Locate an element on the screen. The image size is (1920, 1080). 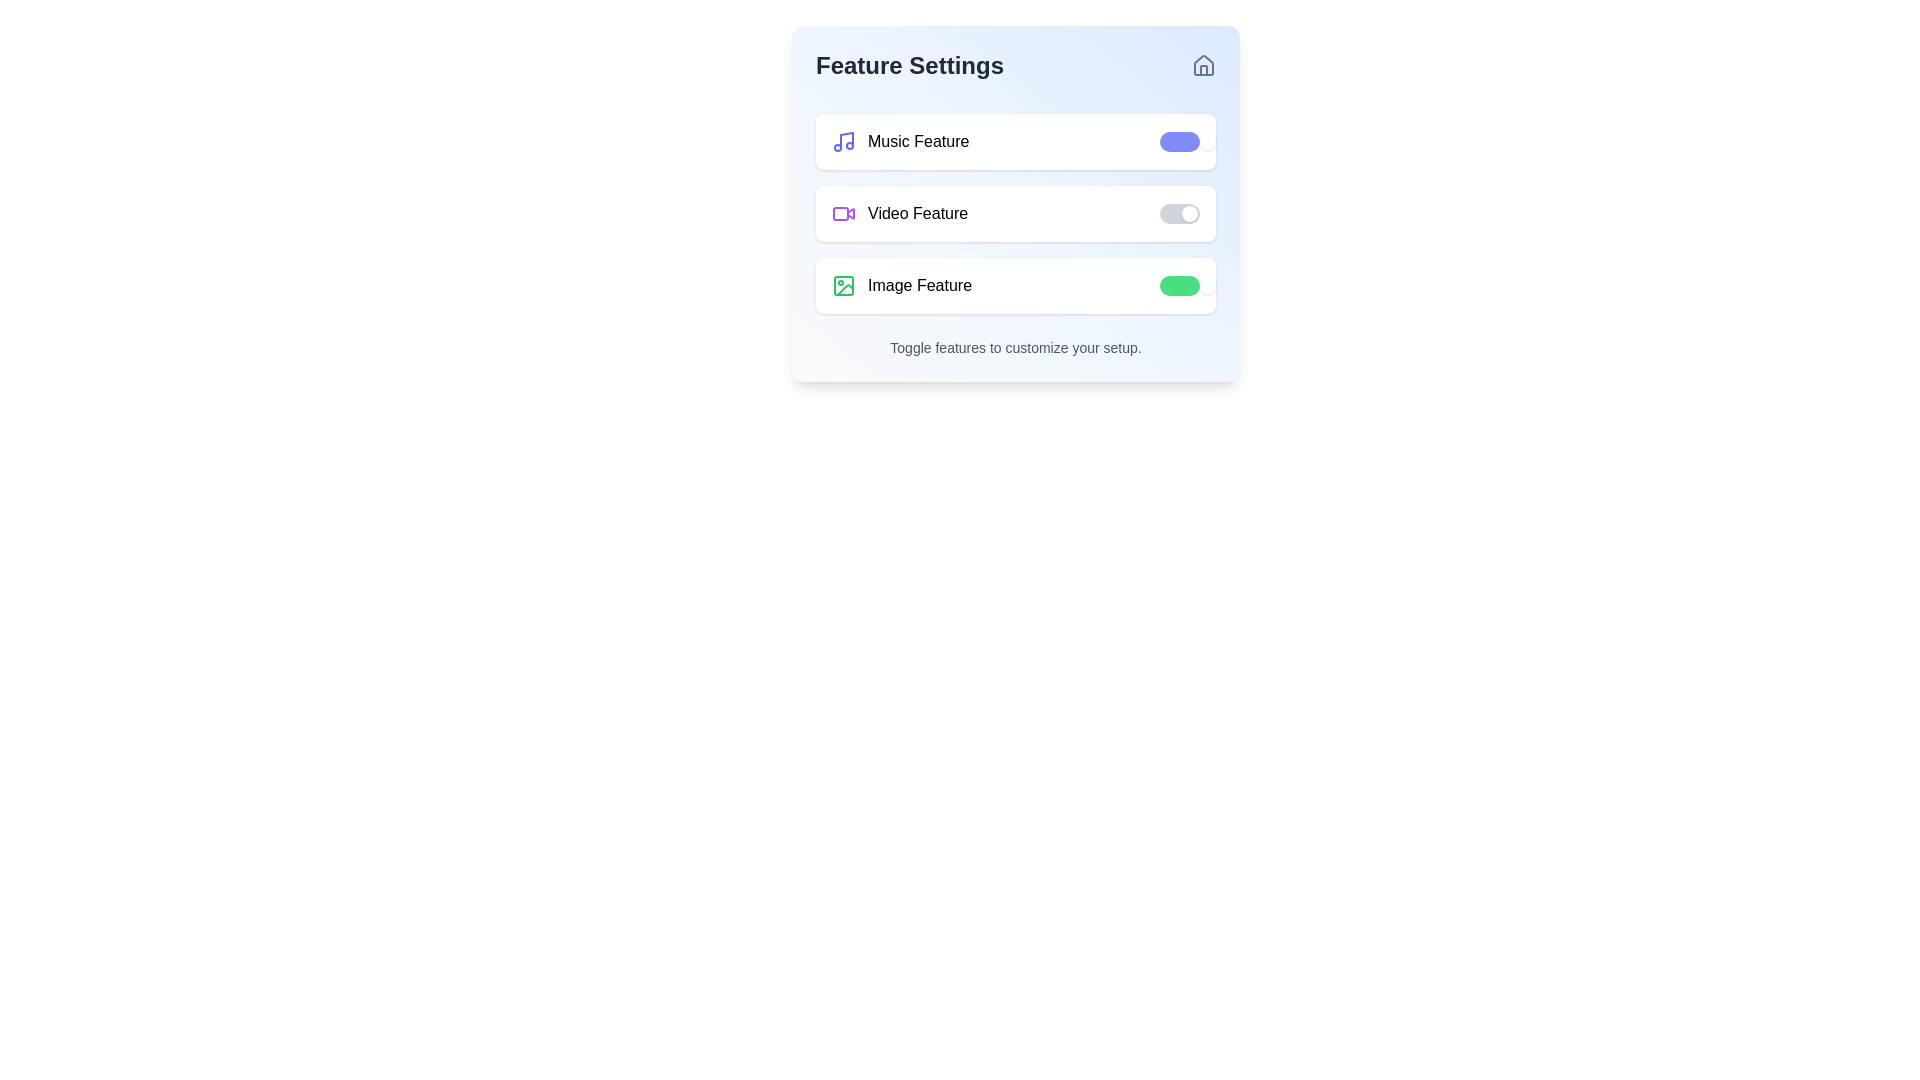
the minimalist house icon located at the top right corner of the Feature Settings interface is located at coordinates (1203, 64).